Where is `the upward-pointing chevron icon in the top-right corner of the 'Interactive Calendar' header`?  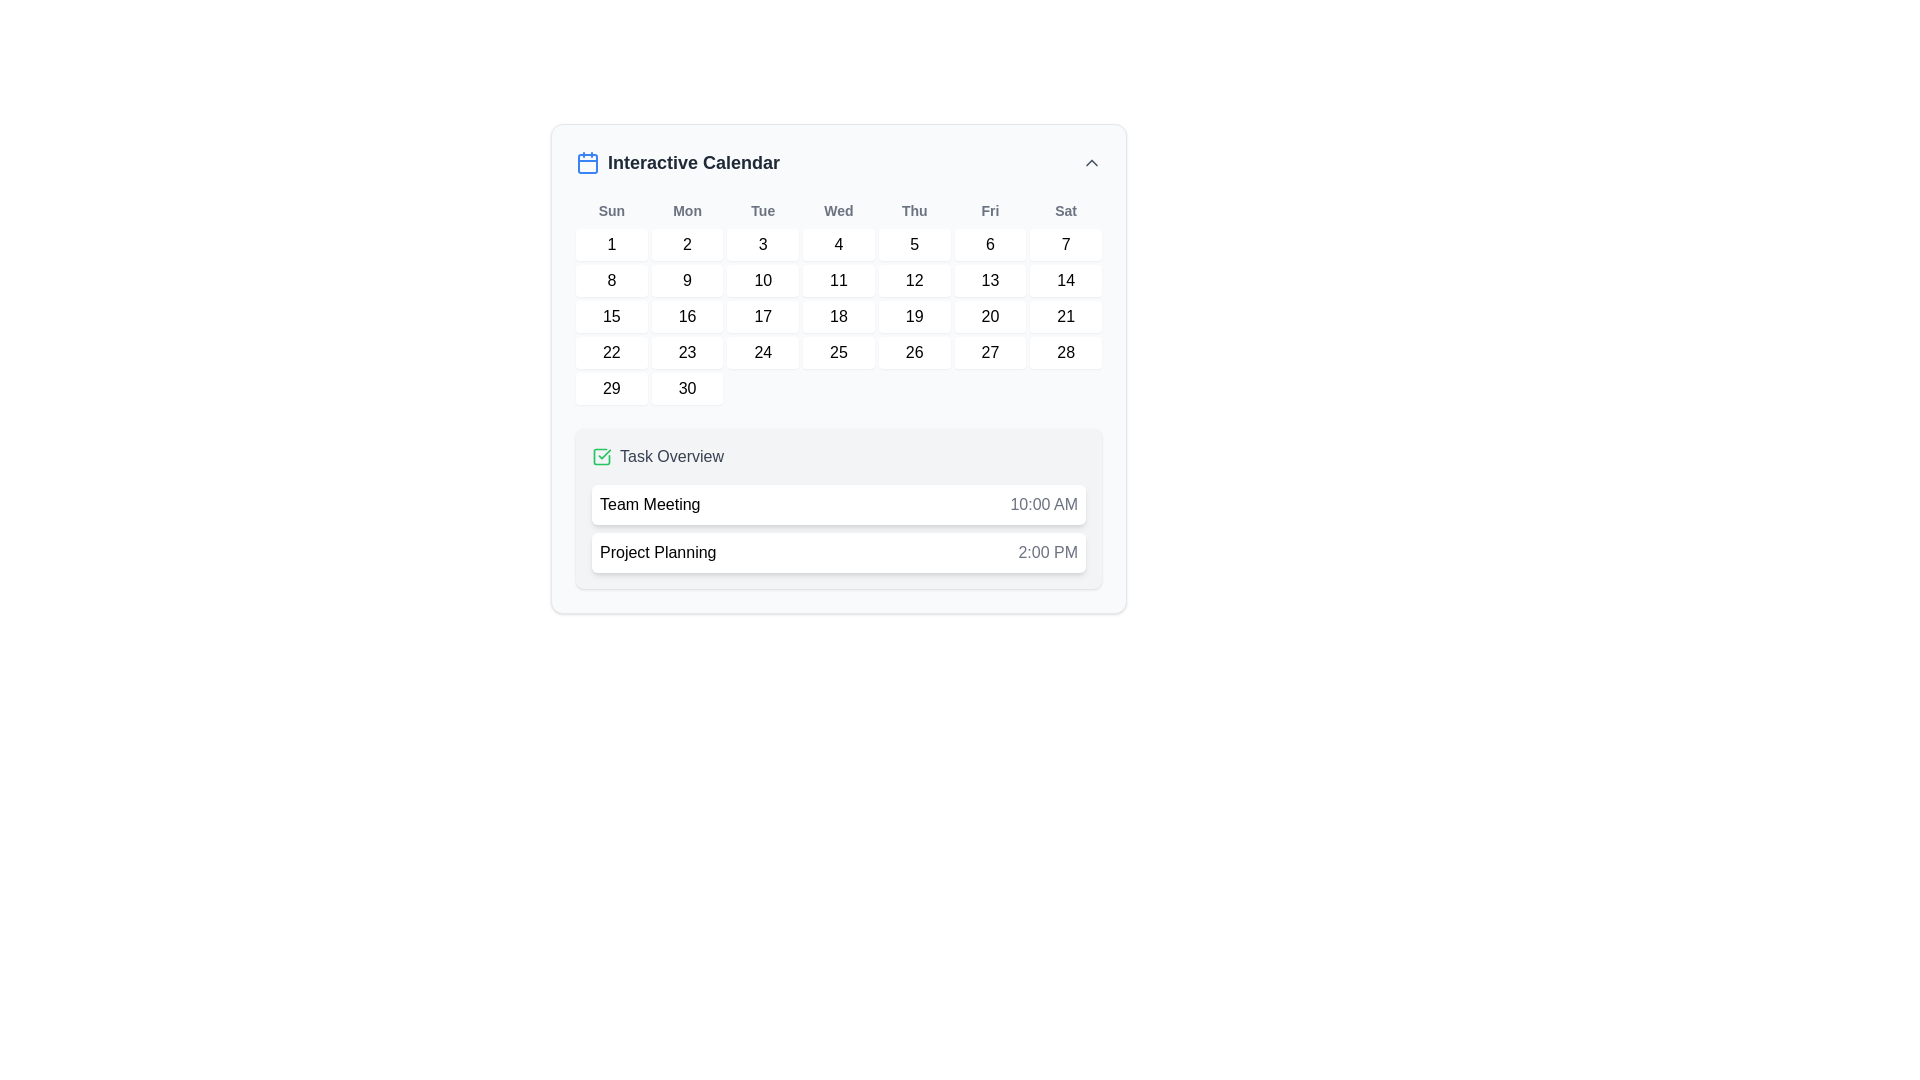
the upward-pointing chevron icon in the top-right corner of the 'Interactive Calendar' header is located at coordinates (1090, 161).